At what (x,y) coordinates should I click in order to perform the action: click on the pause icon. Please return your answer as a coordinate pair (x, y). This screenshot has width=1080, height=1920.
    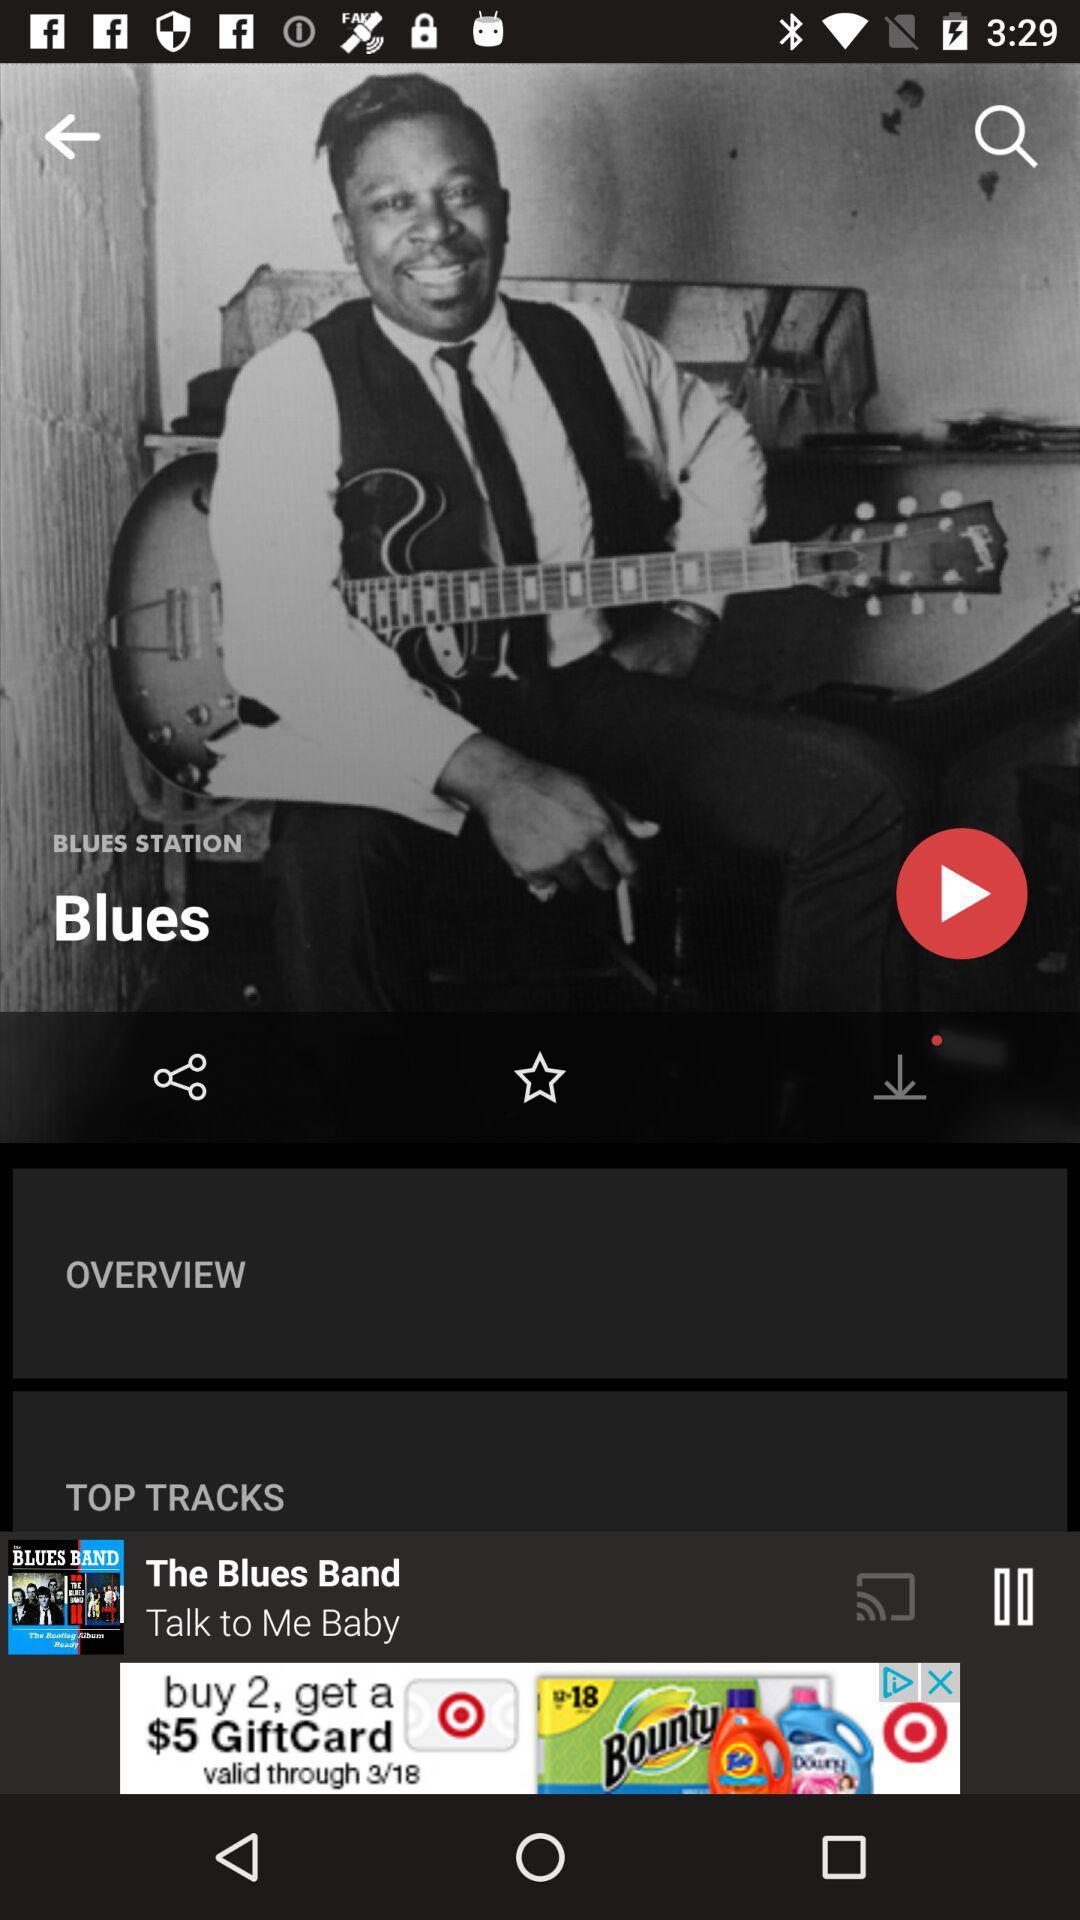
    Looking at the image, I should click on (1014, 1596).